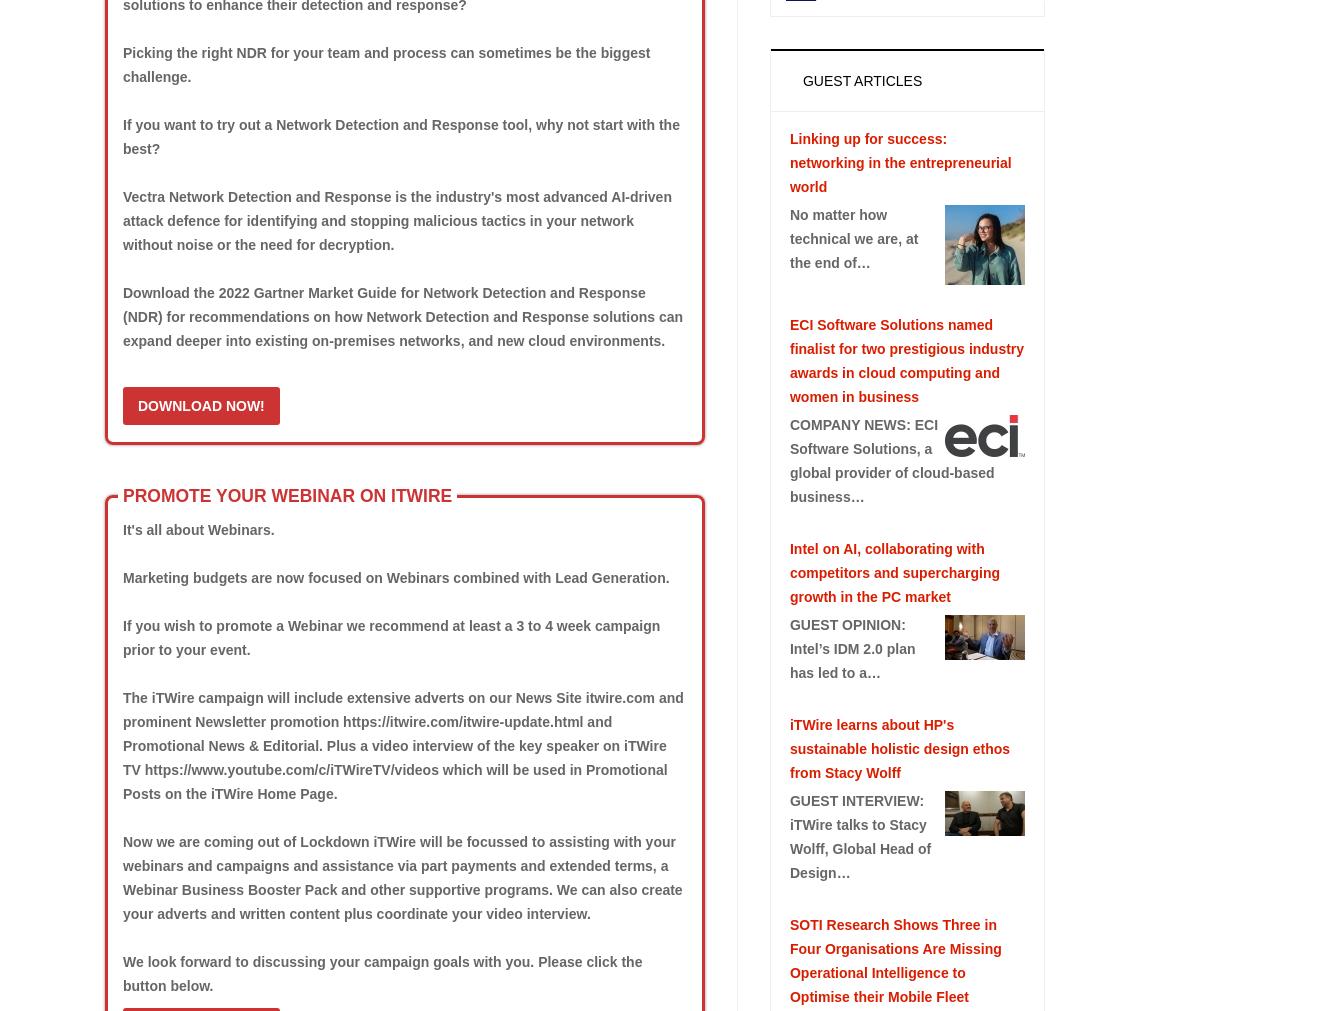 The height and width of the screenshot is (1011, 1335). I want to click on 'Now we are coming out of Lockdown iTWire will be focussed to assisting with your webinars and campaigns and assistance via part payments and extended terms, a Webinar Business Booster Pack and other supportive programs. We can also create your adverts and written content plus coordinate your video interview.', so click(401, 877).